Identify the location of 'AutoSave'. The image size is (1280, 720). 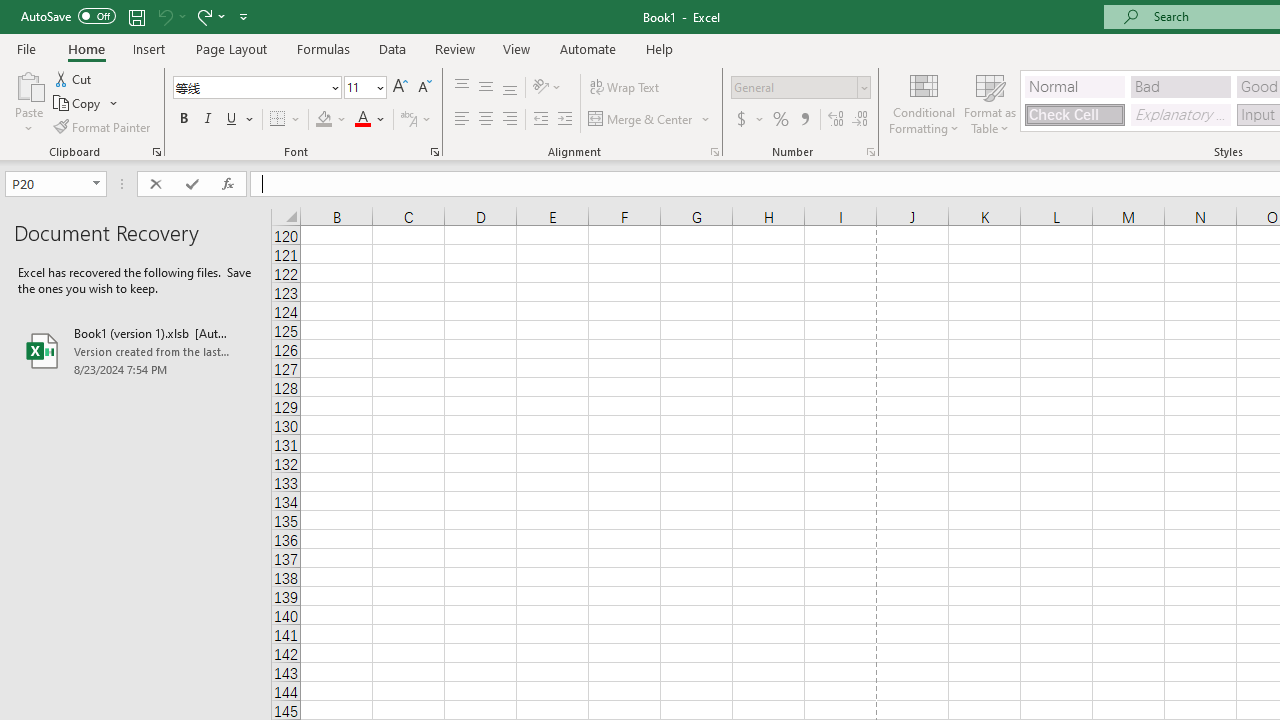
(68, 16).